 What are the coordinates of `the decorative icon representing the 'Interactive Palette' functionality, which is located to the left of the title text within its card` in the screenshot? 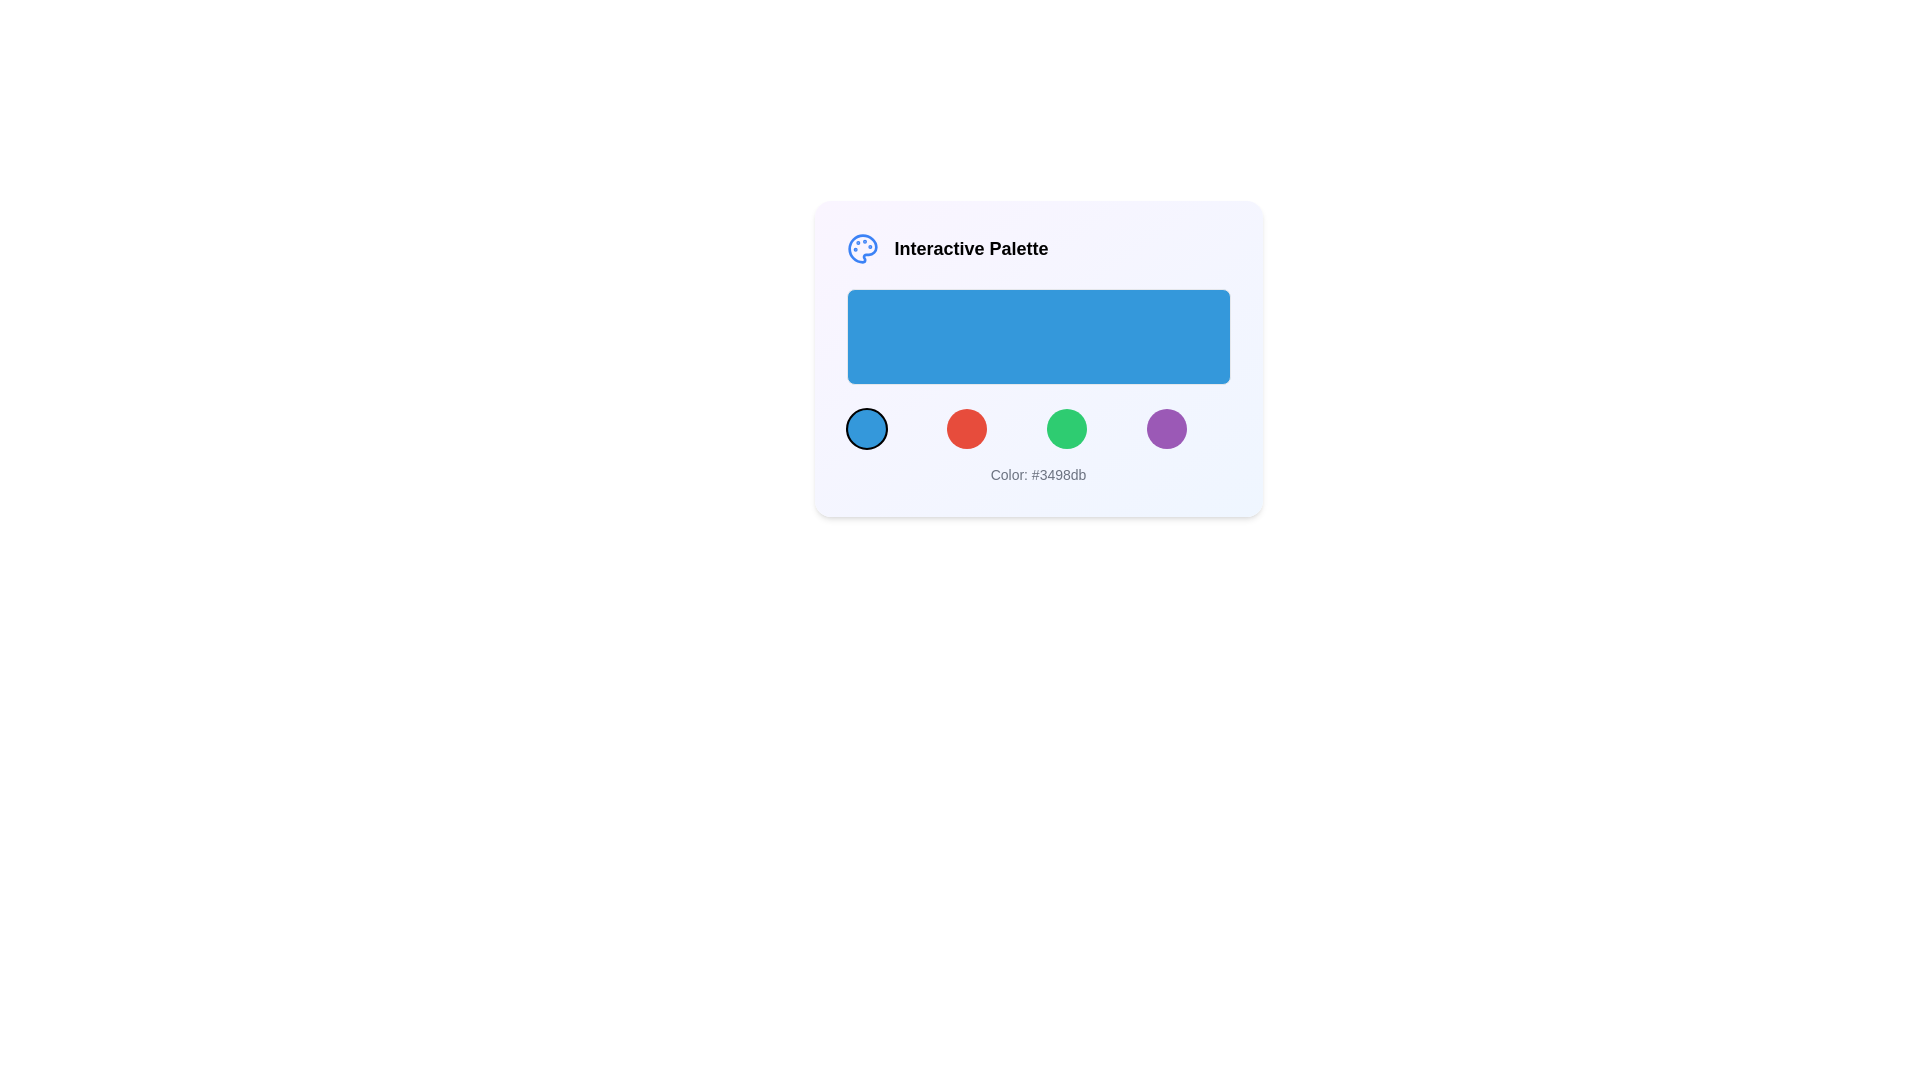 It's located at (862, 248).